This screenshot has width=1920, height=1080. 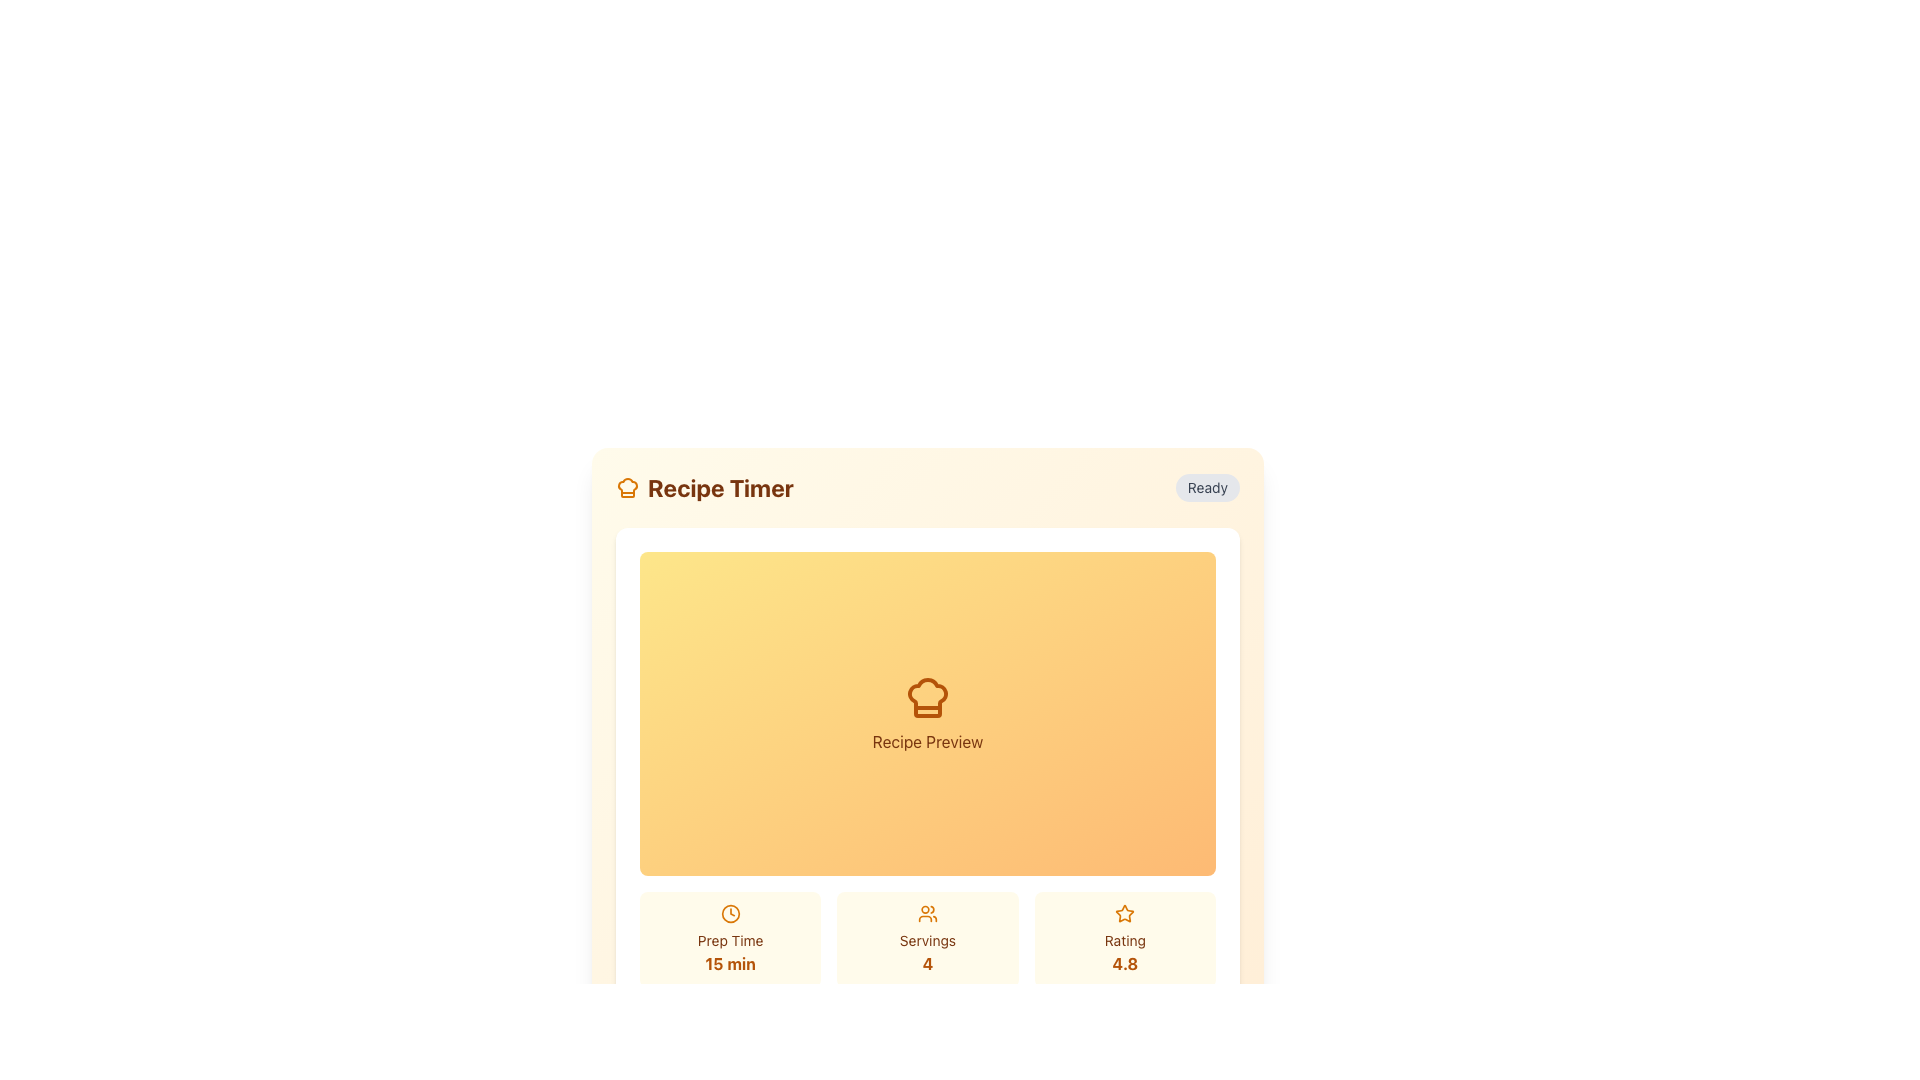 I want to click on the stylistic rating icon located centrally within the 'Rating 4.8' section, which is positioned above the numeric value 4.8 and the text 'Rating', so click(x=1125, y=914).